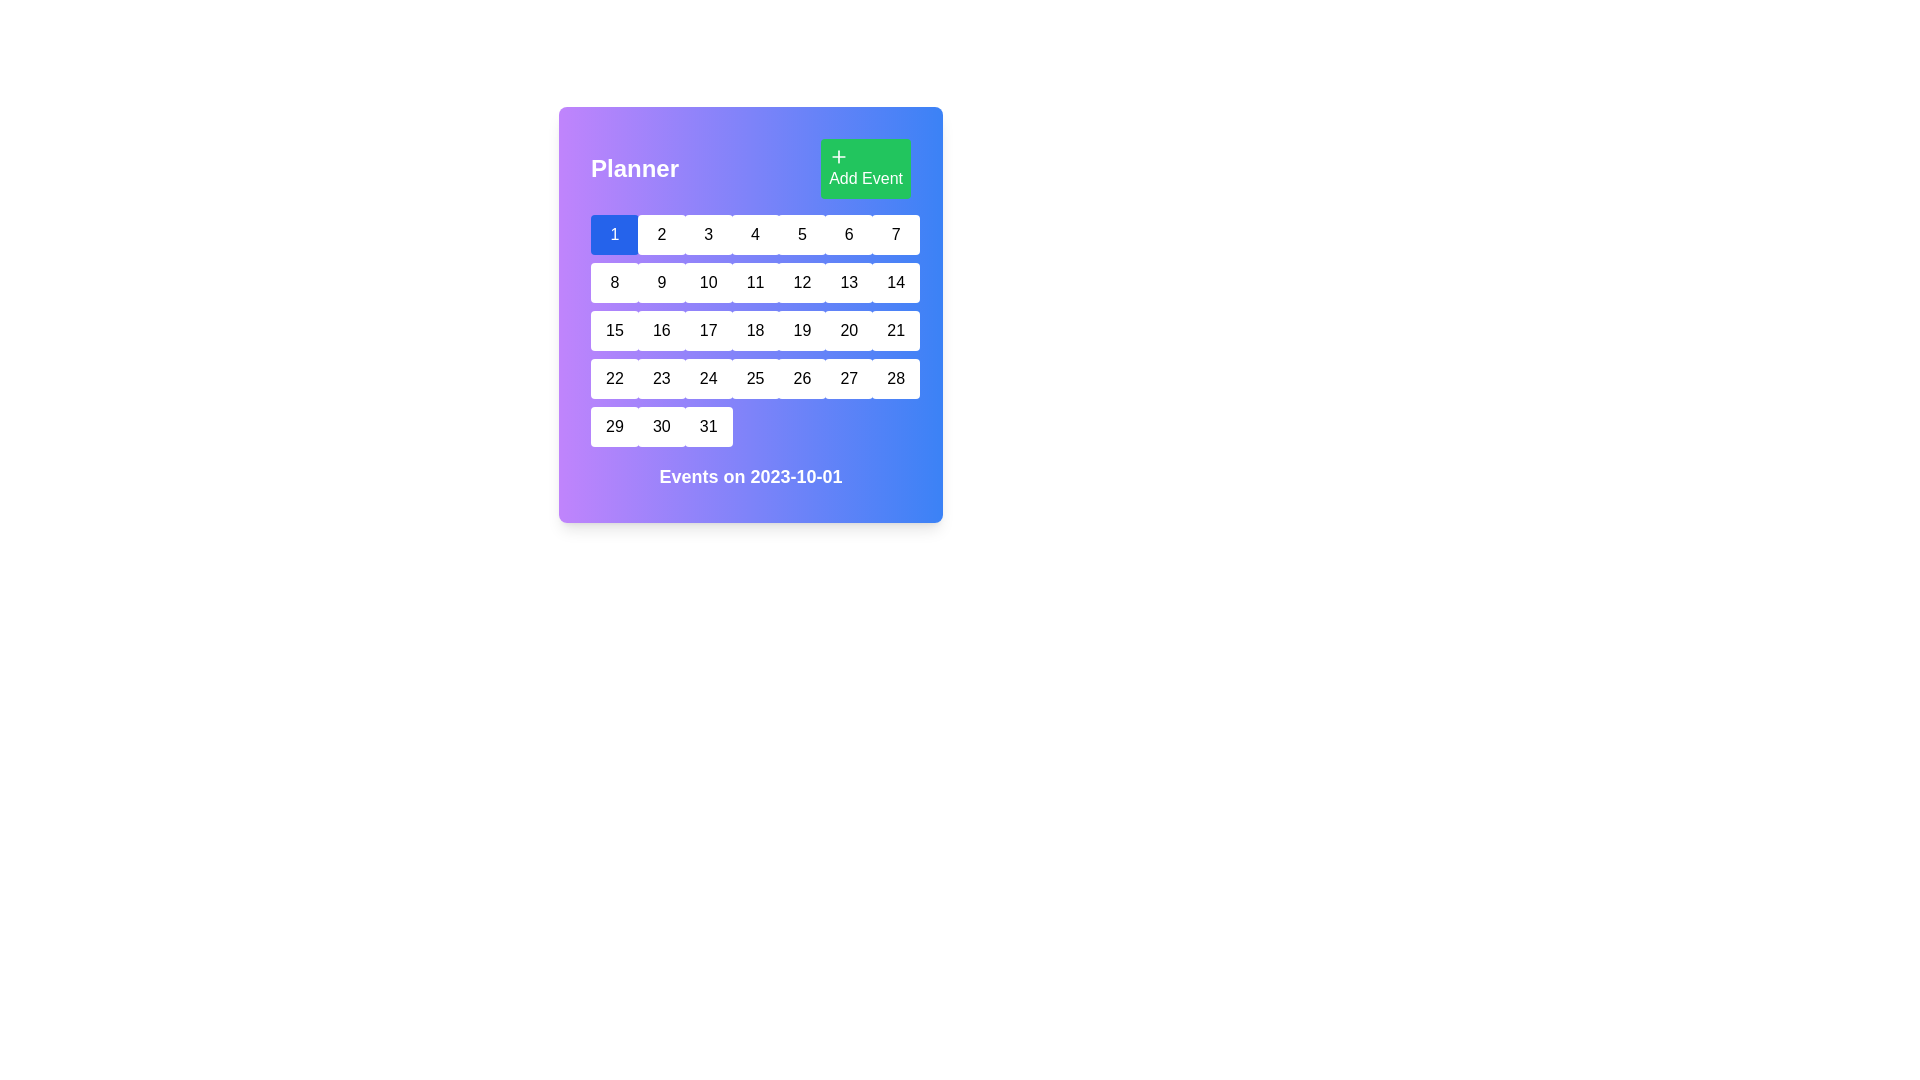  I want to click on the blue button labeled '1' in the top-left corner of the grid layout, so click(613, 234).